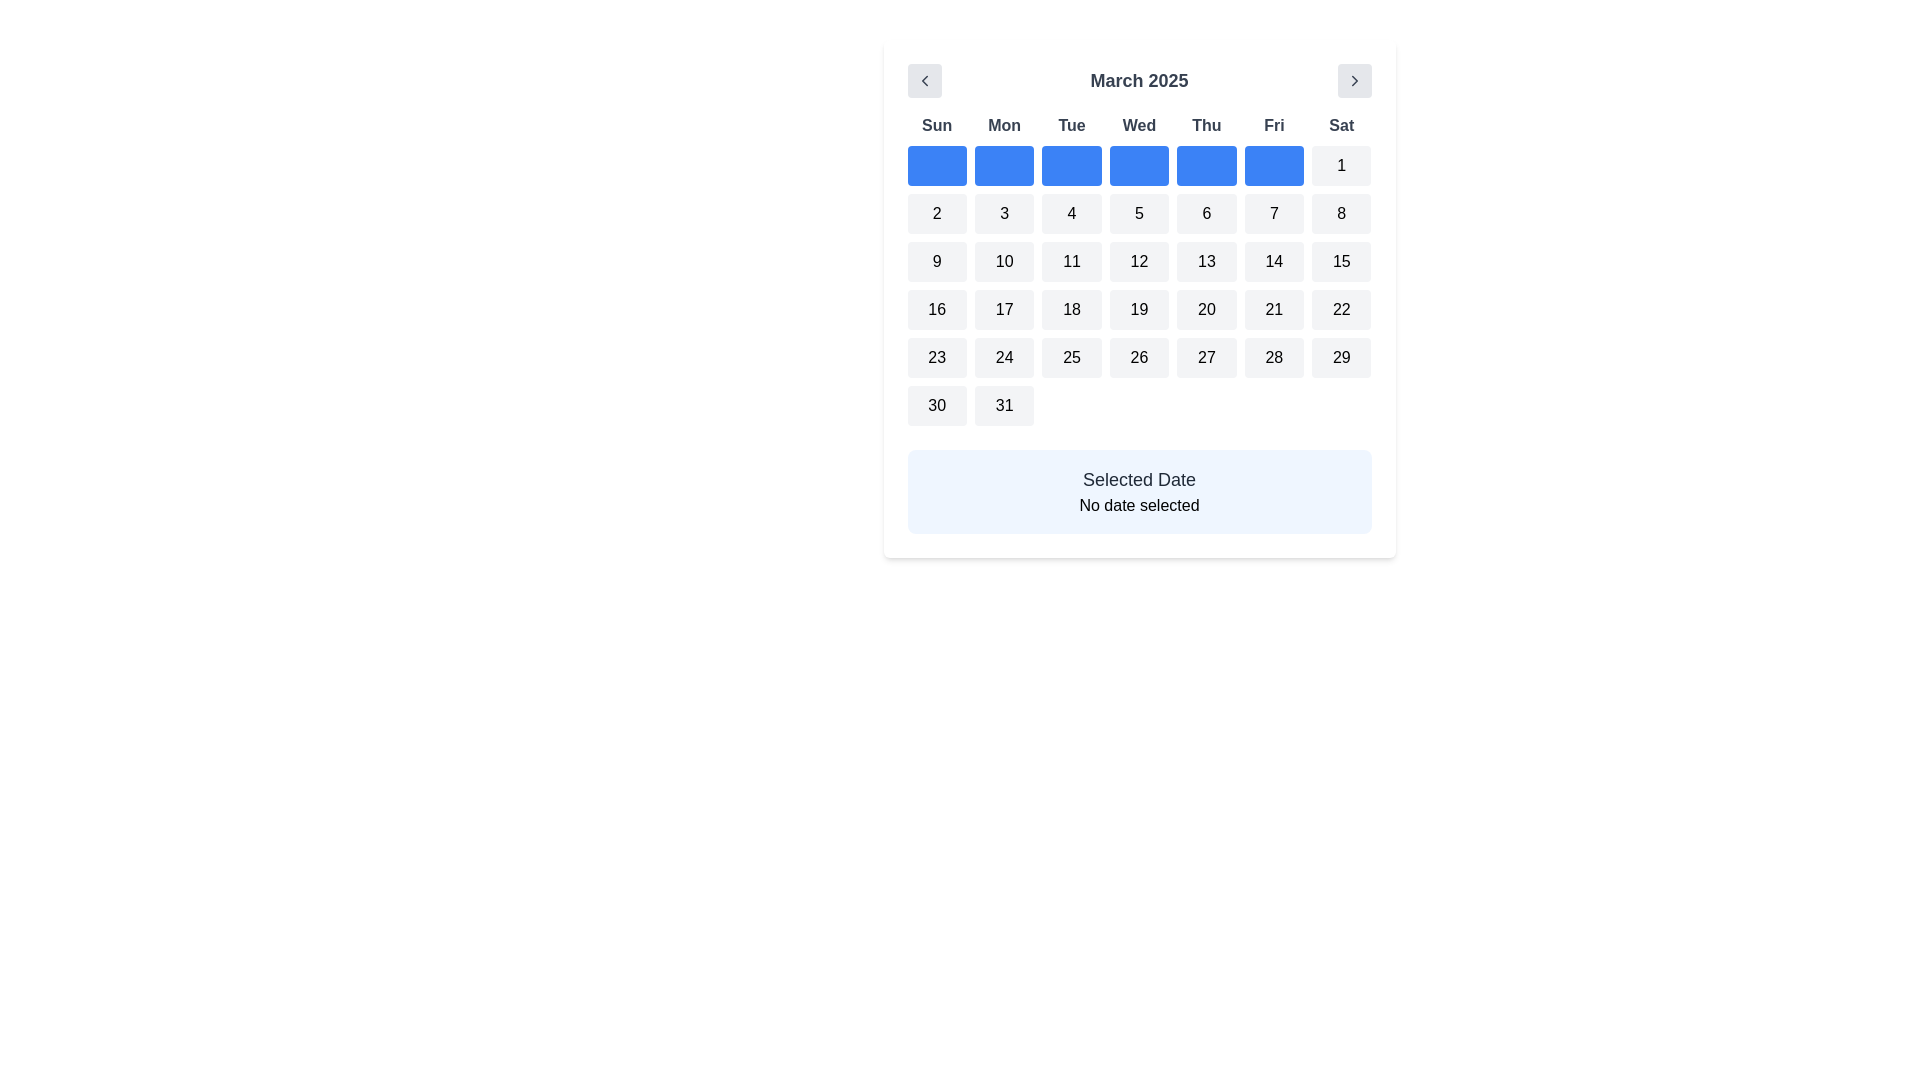  What do you see at coordinates (1139, 80) in the screenshot?
I see `text content of the Label/Text Display element that shows 'March 2025', which is centrally located in the calendar interface header` at bounding box center [1139, 80].